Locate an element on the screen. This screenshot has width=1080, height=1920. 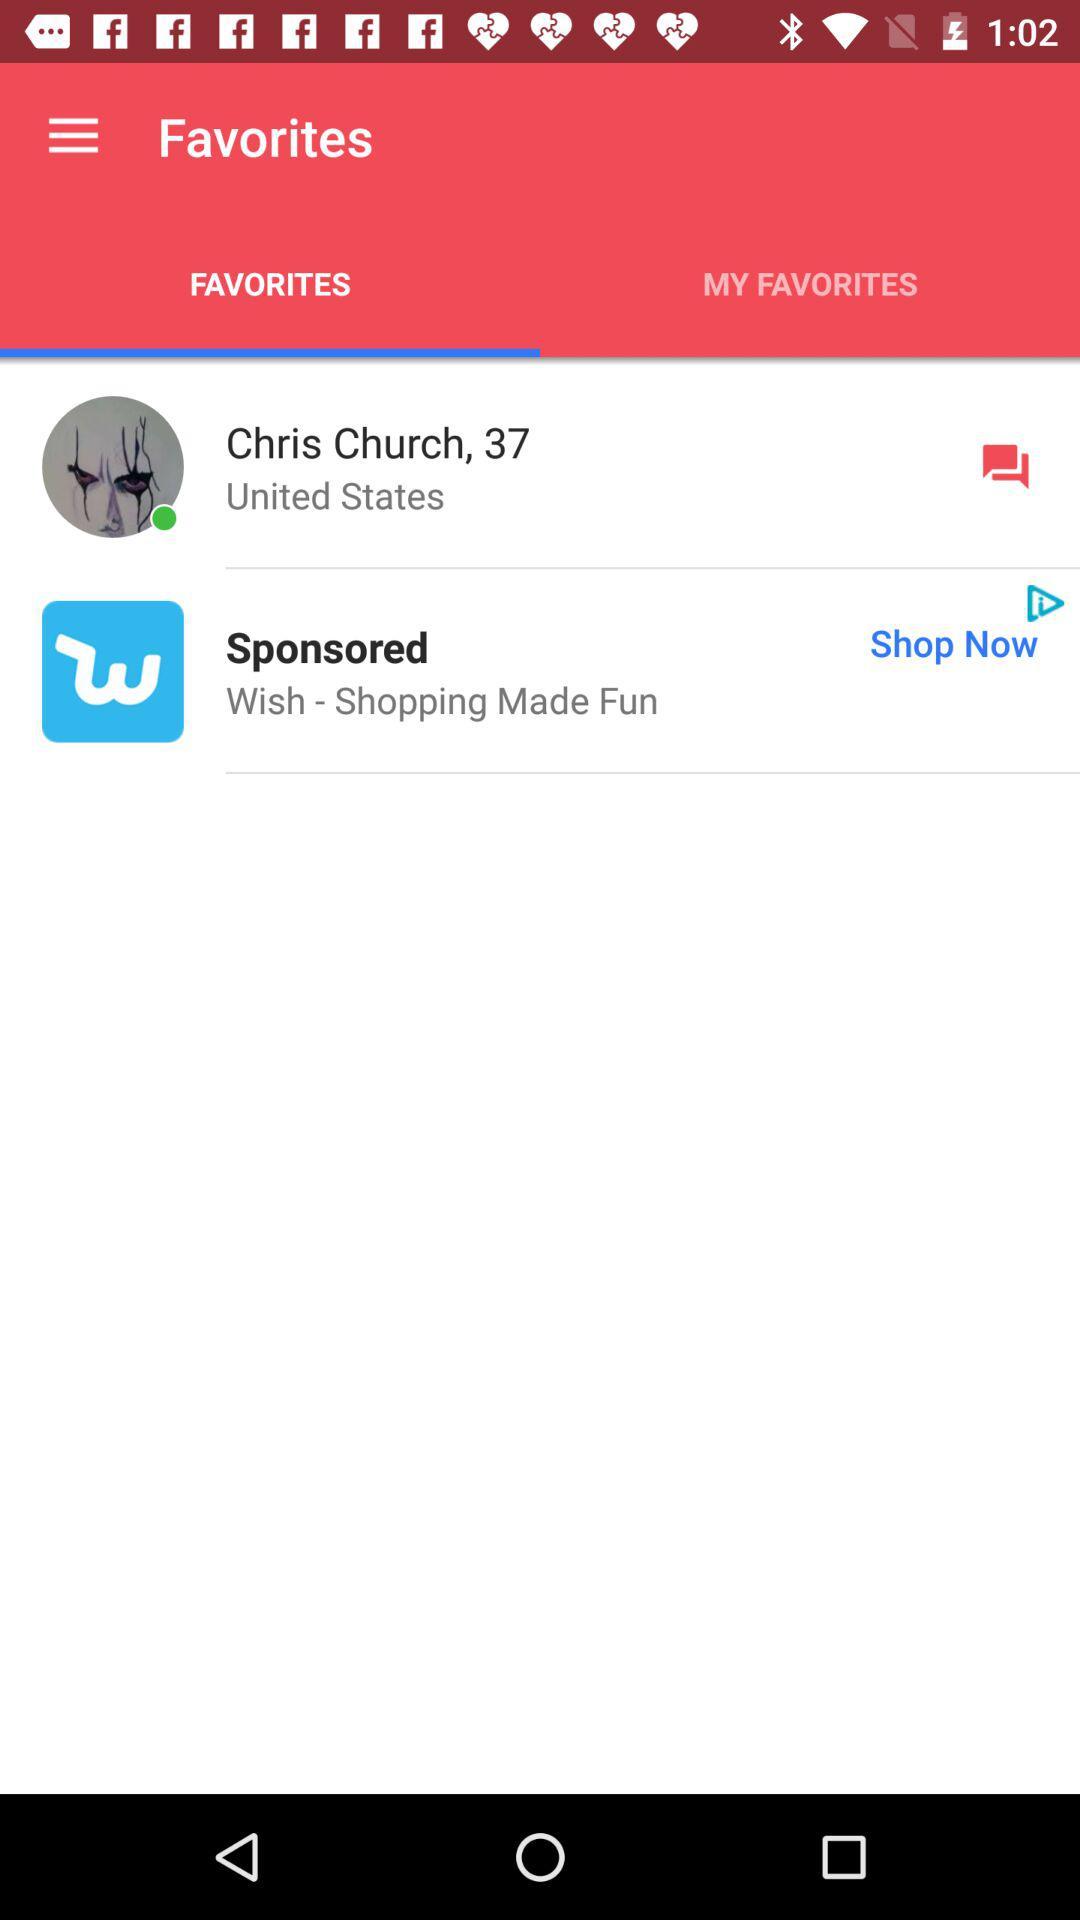
the icon at the center is located at coordinates (441, 699).